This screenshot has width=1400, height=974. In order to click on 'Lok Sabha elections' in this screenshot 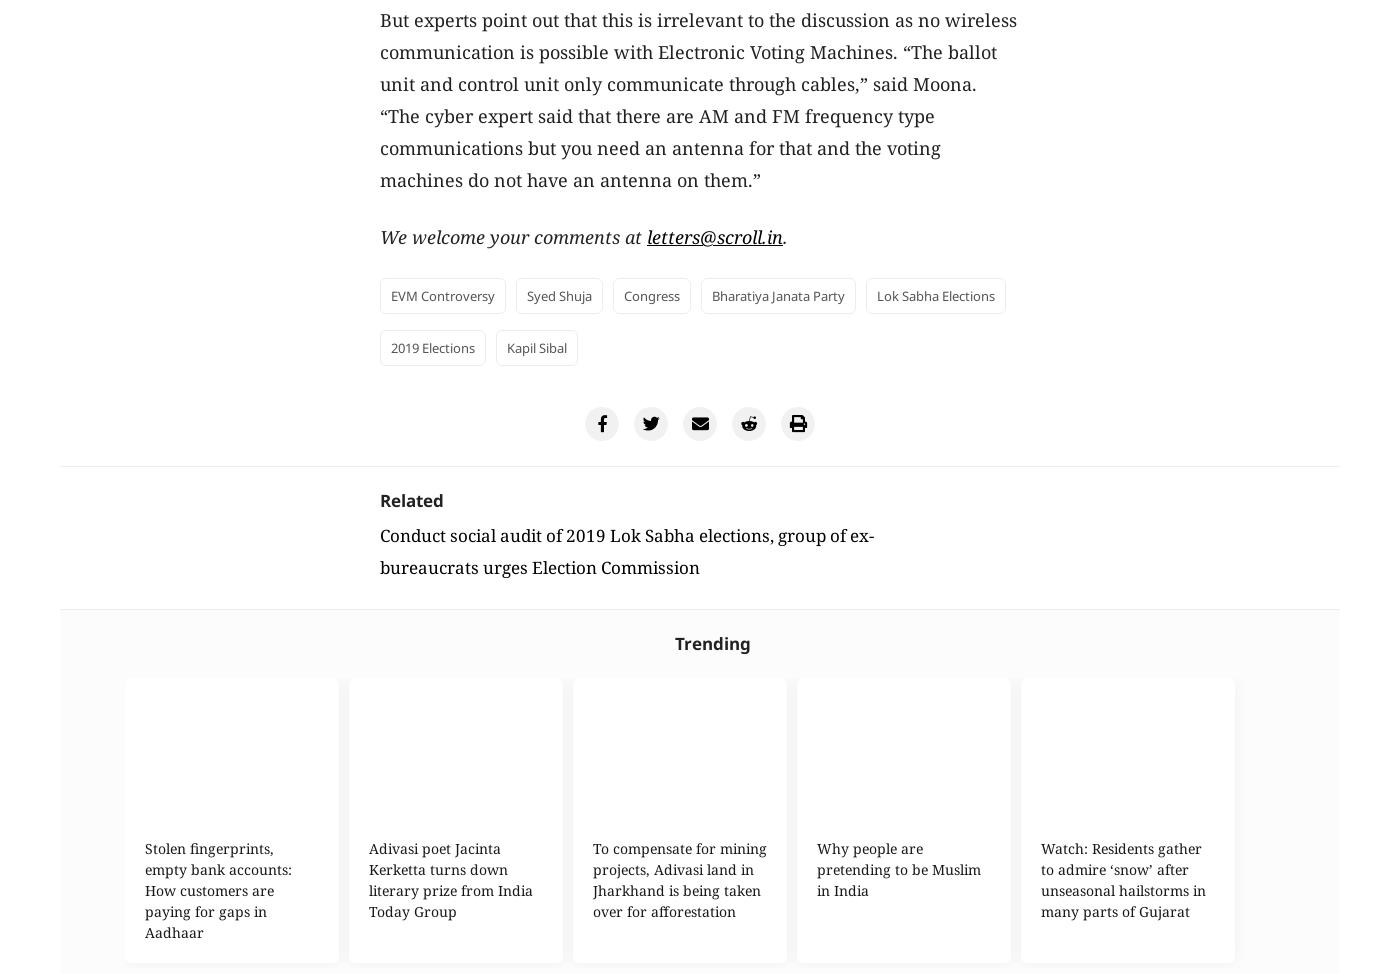, I will do `click(936, 294)`.